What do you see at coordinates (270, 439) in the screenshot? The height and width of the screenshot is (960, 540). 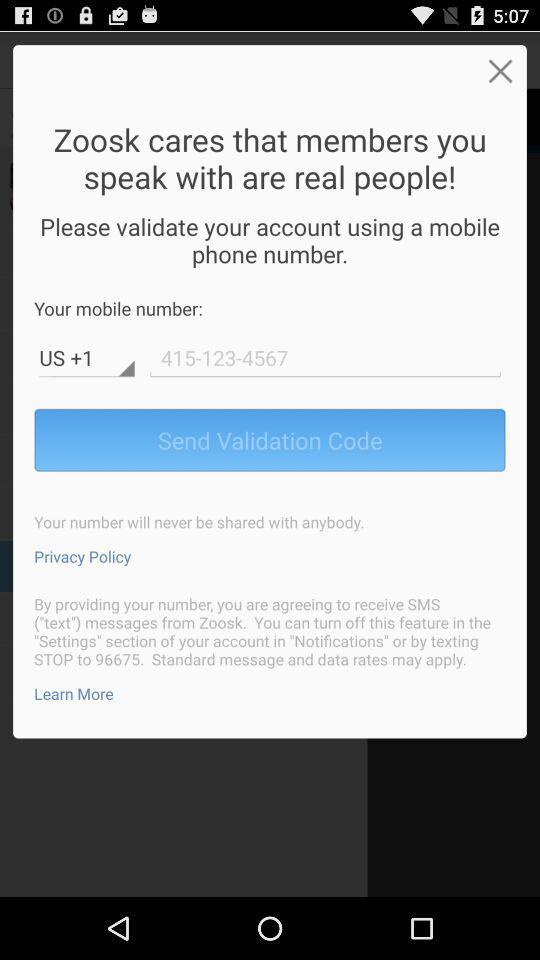 I see `the blue button of the page` at bounding box center [270, 439].